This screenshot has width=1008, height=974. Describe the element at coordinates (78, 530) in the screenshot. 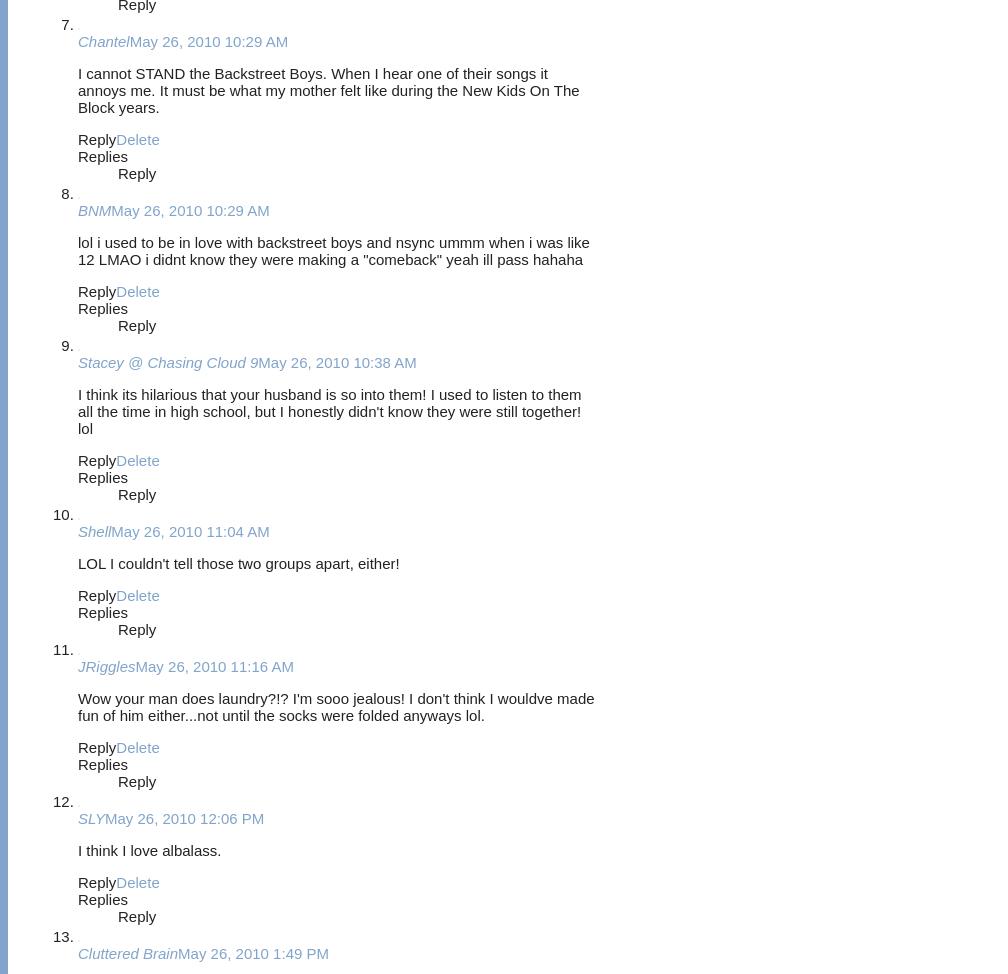

I see `'Shell'` at that location.